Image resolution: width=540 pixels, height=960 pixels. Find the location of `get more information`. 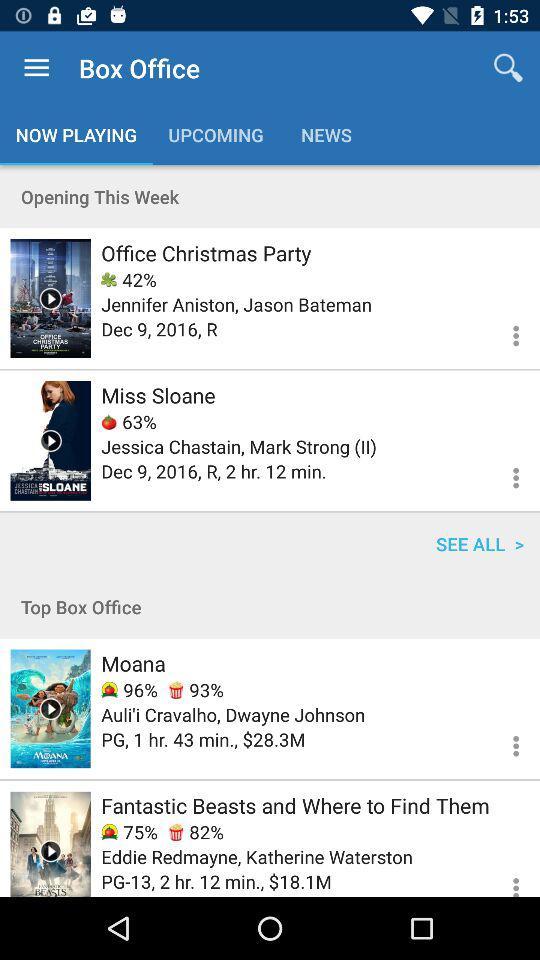

get more information is located at coordinates (503, 877).